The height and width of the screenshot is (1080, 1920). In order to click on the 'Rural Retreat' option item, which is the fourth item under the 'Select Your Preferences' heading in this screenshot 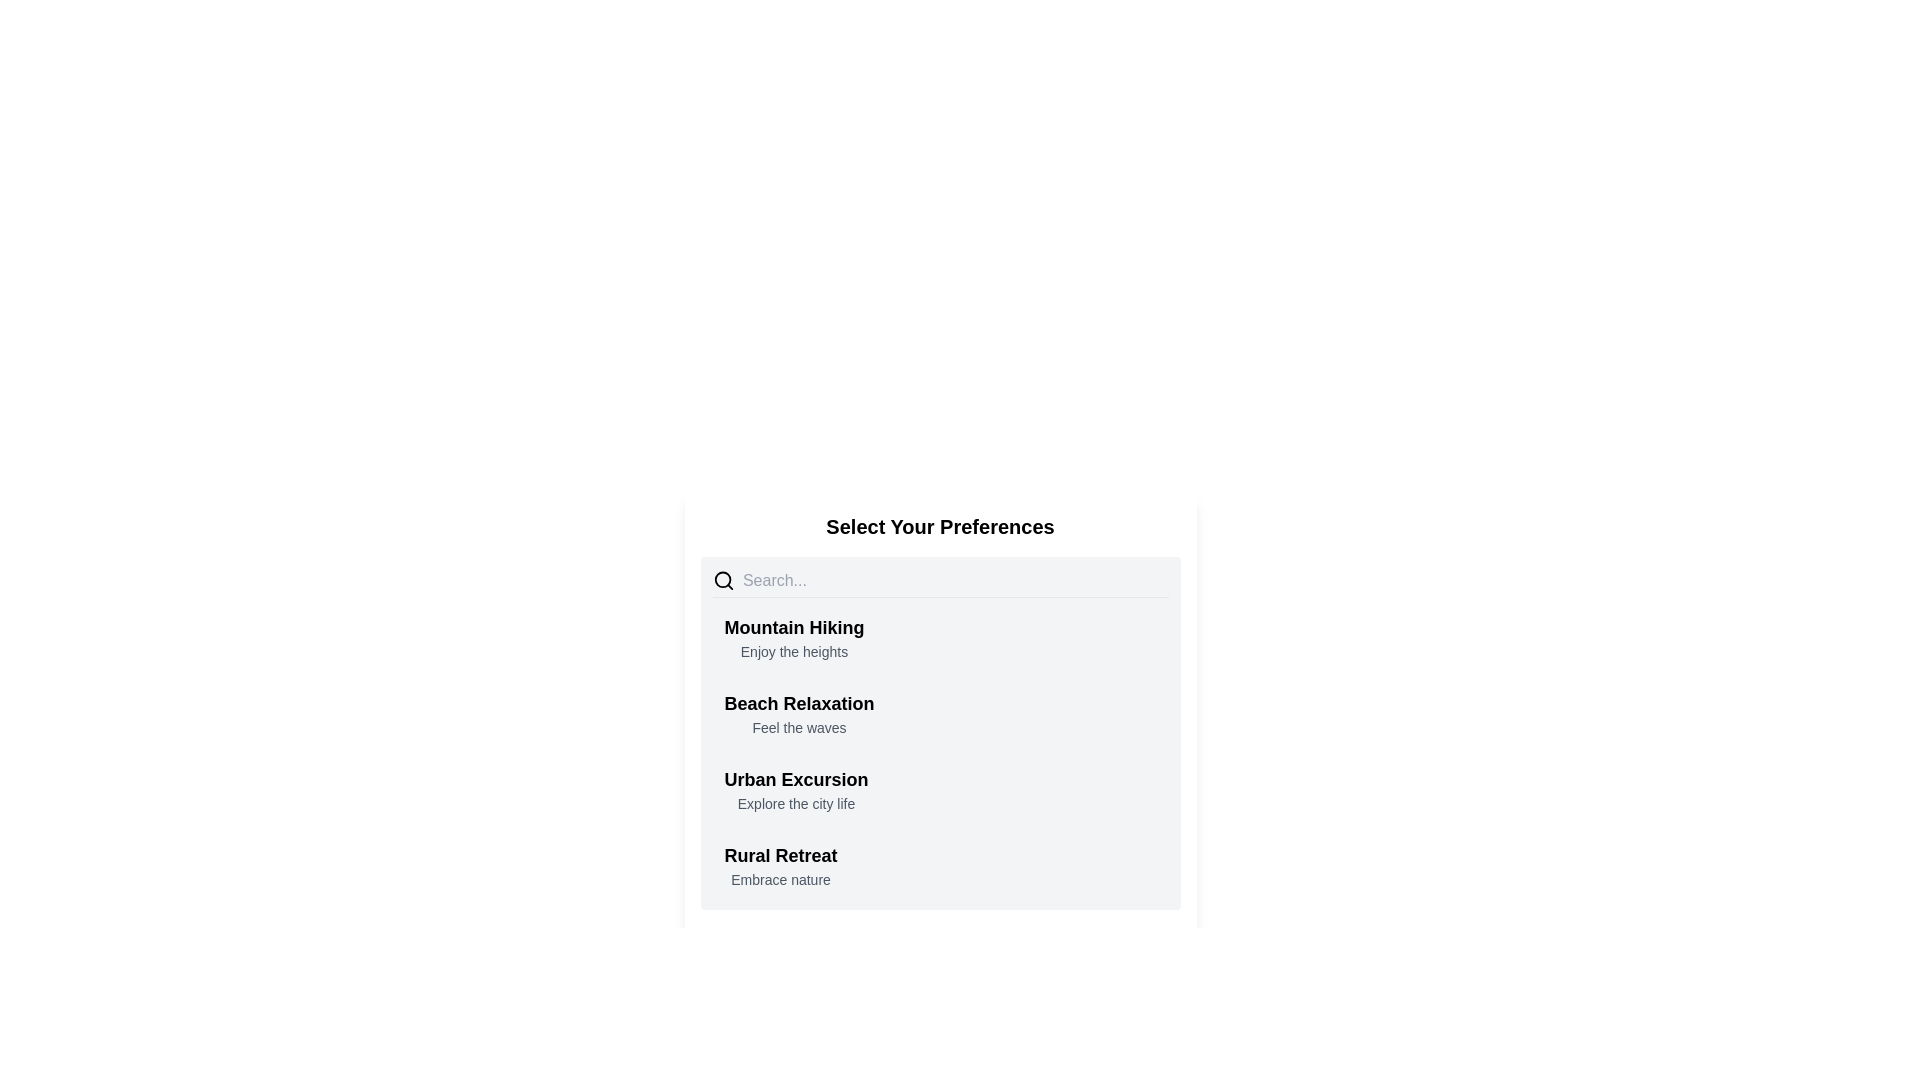, I will do `click(780, 865)`.